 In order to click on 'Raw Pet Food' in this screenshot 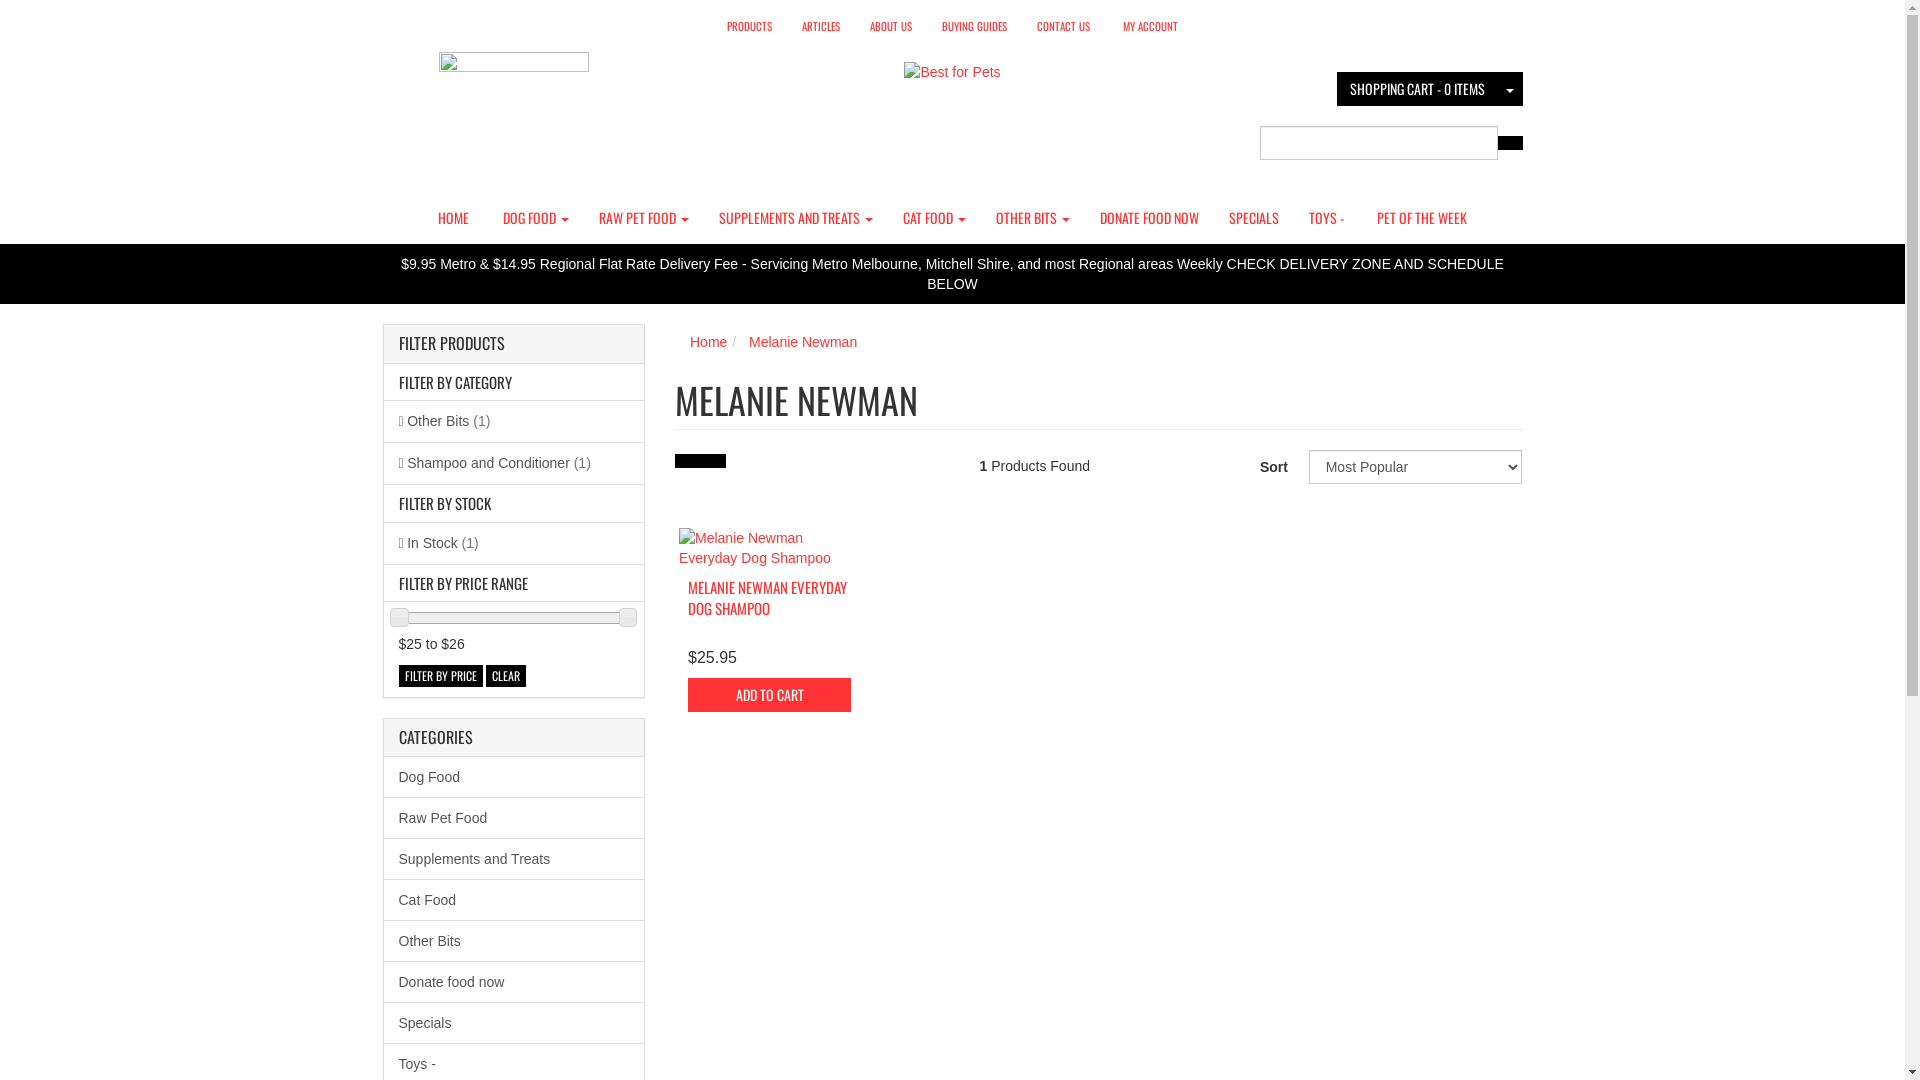, I will do `click(514, 817)`.